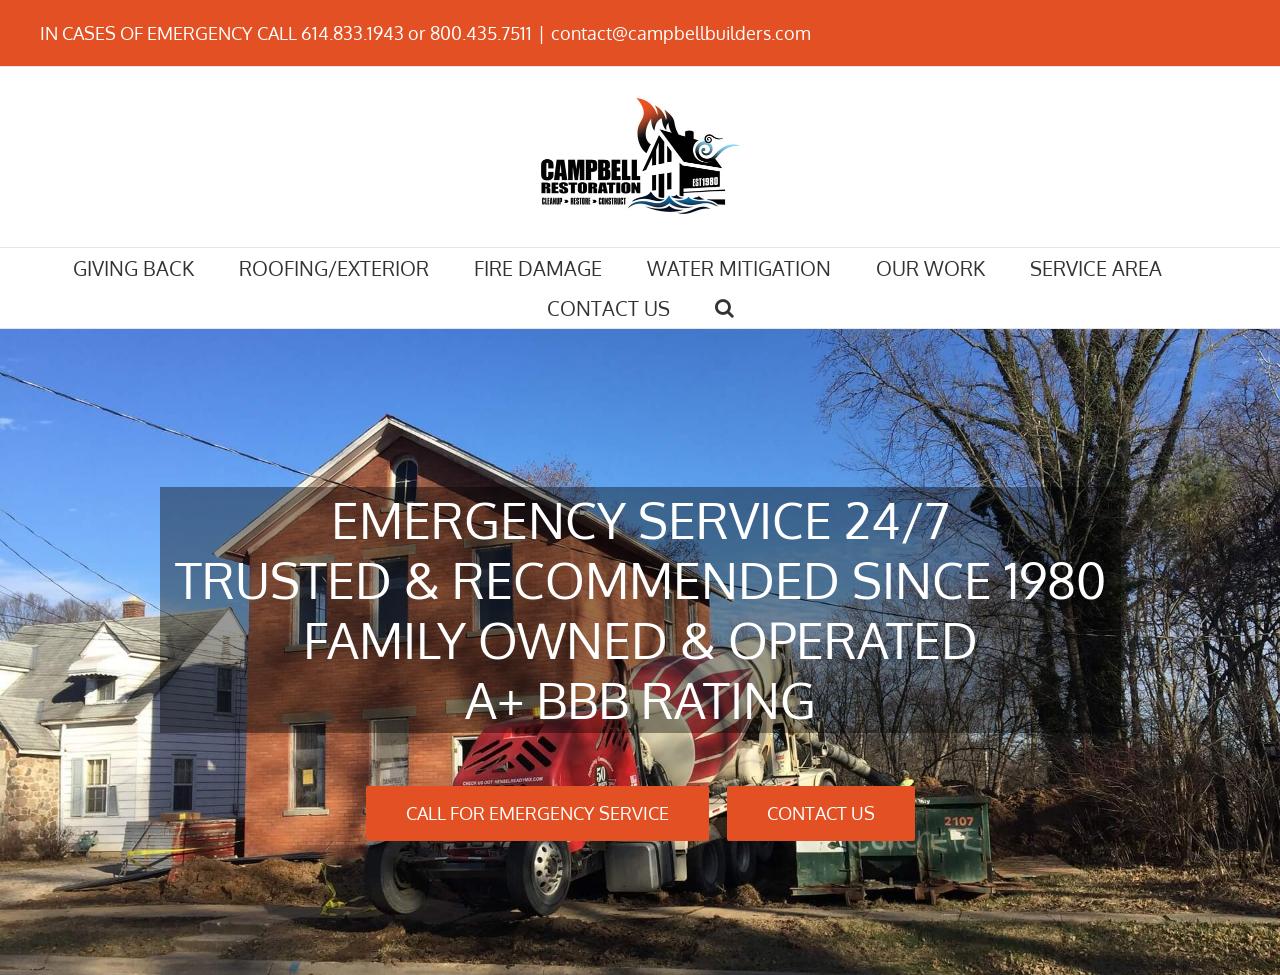 The height and width of the screenshot is (975, 1280). Describe the element at coordinates (638, 698) in the screenshot. I see `'A+ BBB RATING'` at that location.